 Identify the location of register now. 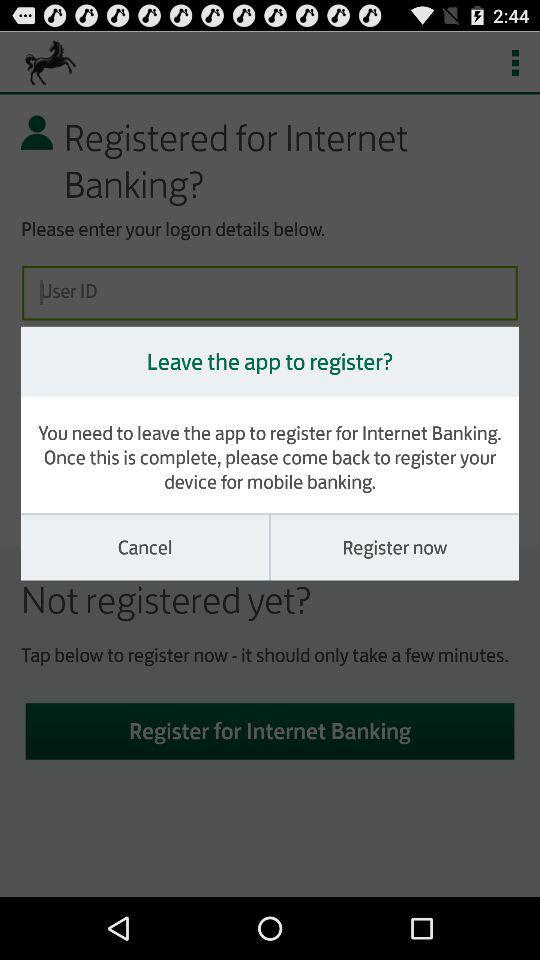
(394, 547).